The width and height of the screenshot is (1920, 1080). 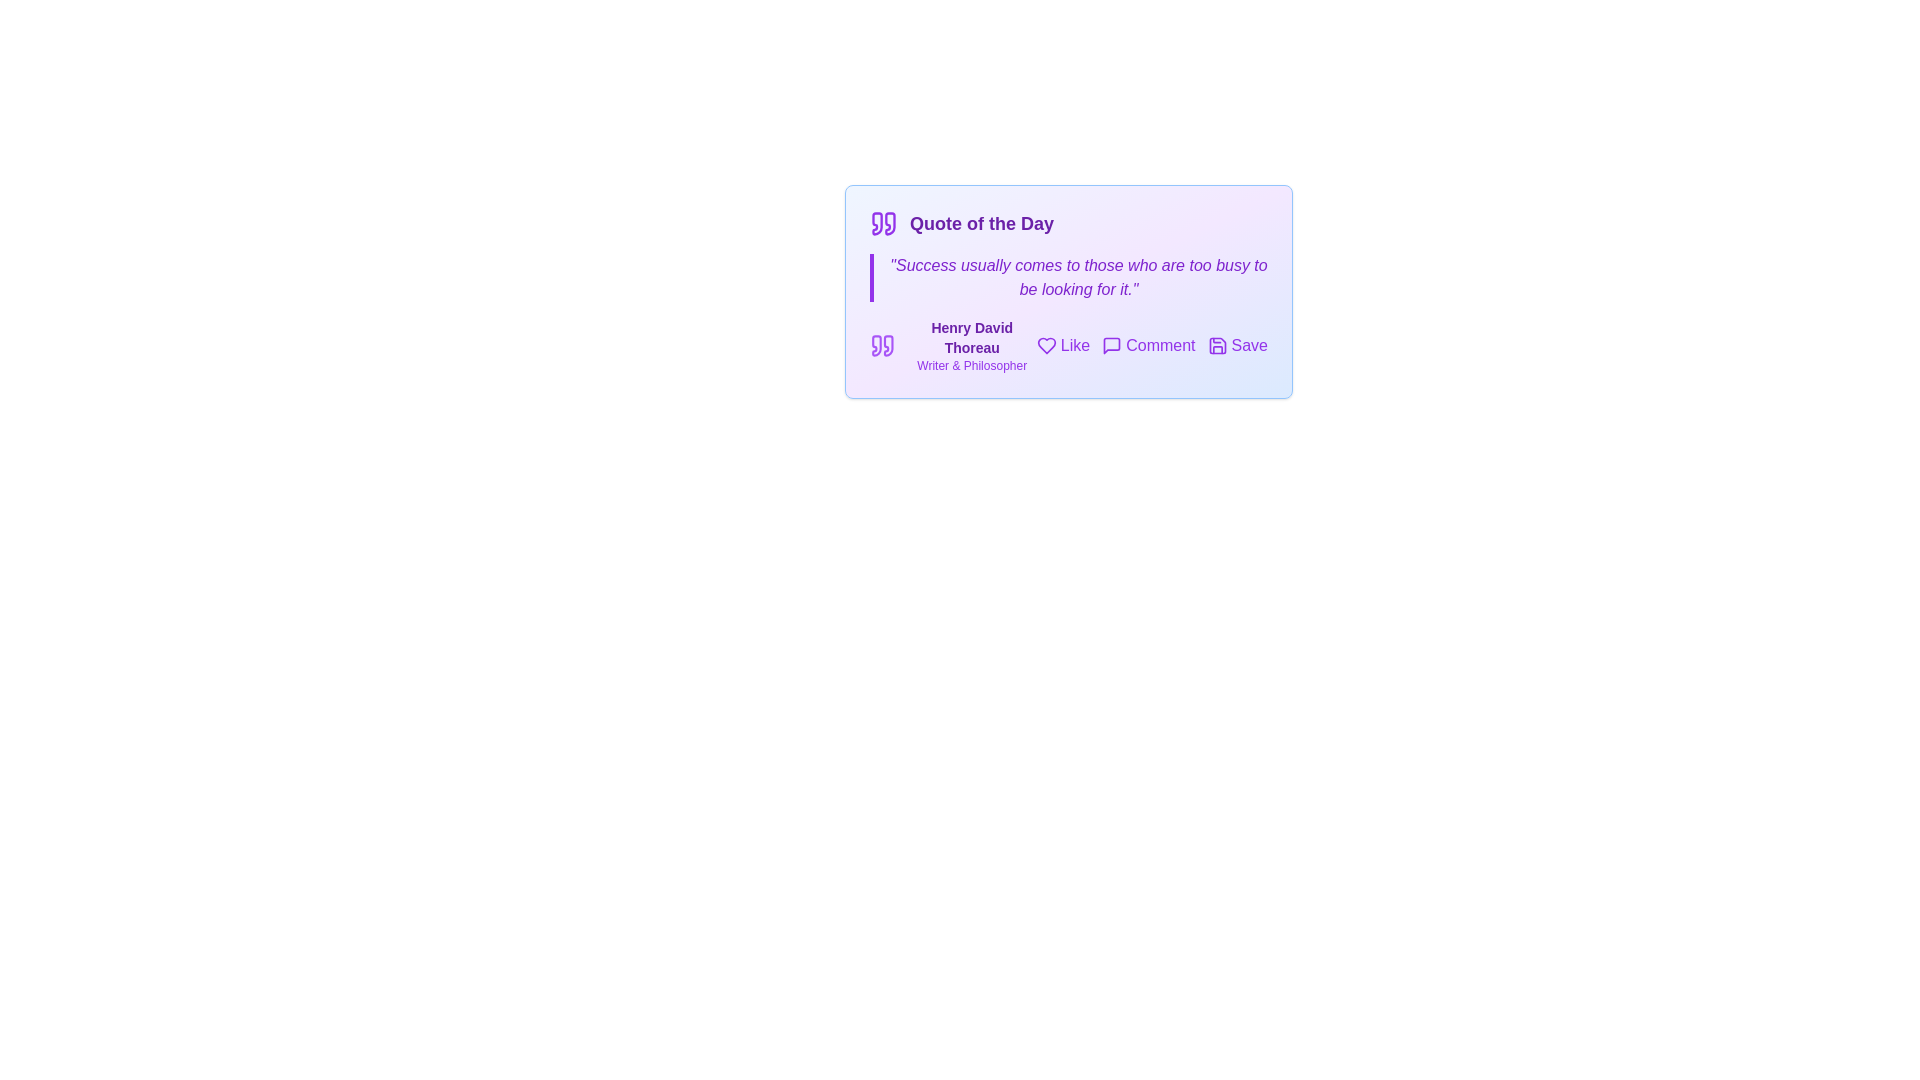 What do you see at coordinates (1152, 345) in the screenshot?
I see `the 'Comment' button, which is the second option` at bounding box center [1152, 345].